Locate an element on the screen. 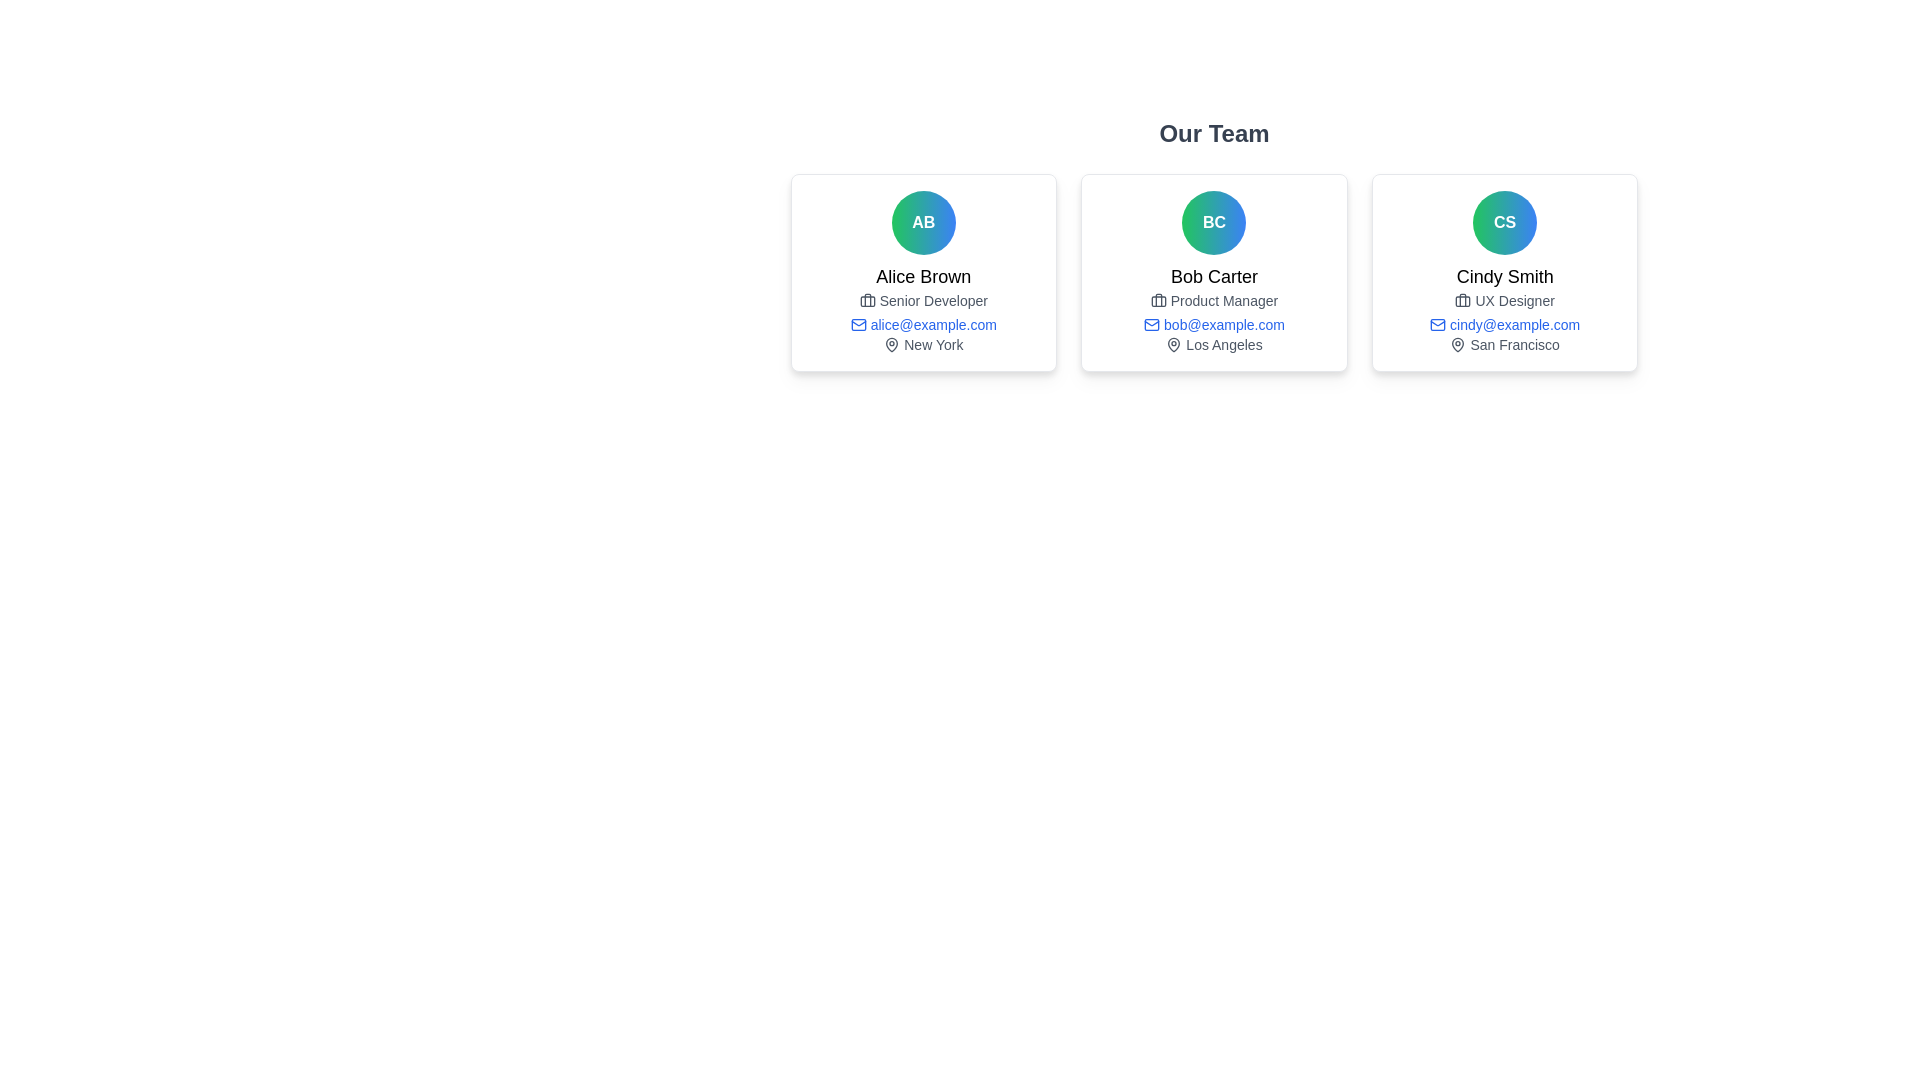 The height and width of the screenshot is (1080, 1920). the briefcase icon component located in the middle card labeled 'Bob Carter', which is a rectangular shape with rounded corners, styled with a white fill and a black border is located at coordinates (1158, 301).